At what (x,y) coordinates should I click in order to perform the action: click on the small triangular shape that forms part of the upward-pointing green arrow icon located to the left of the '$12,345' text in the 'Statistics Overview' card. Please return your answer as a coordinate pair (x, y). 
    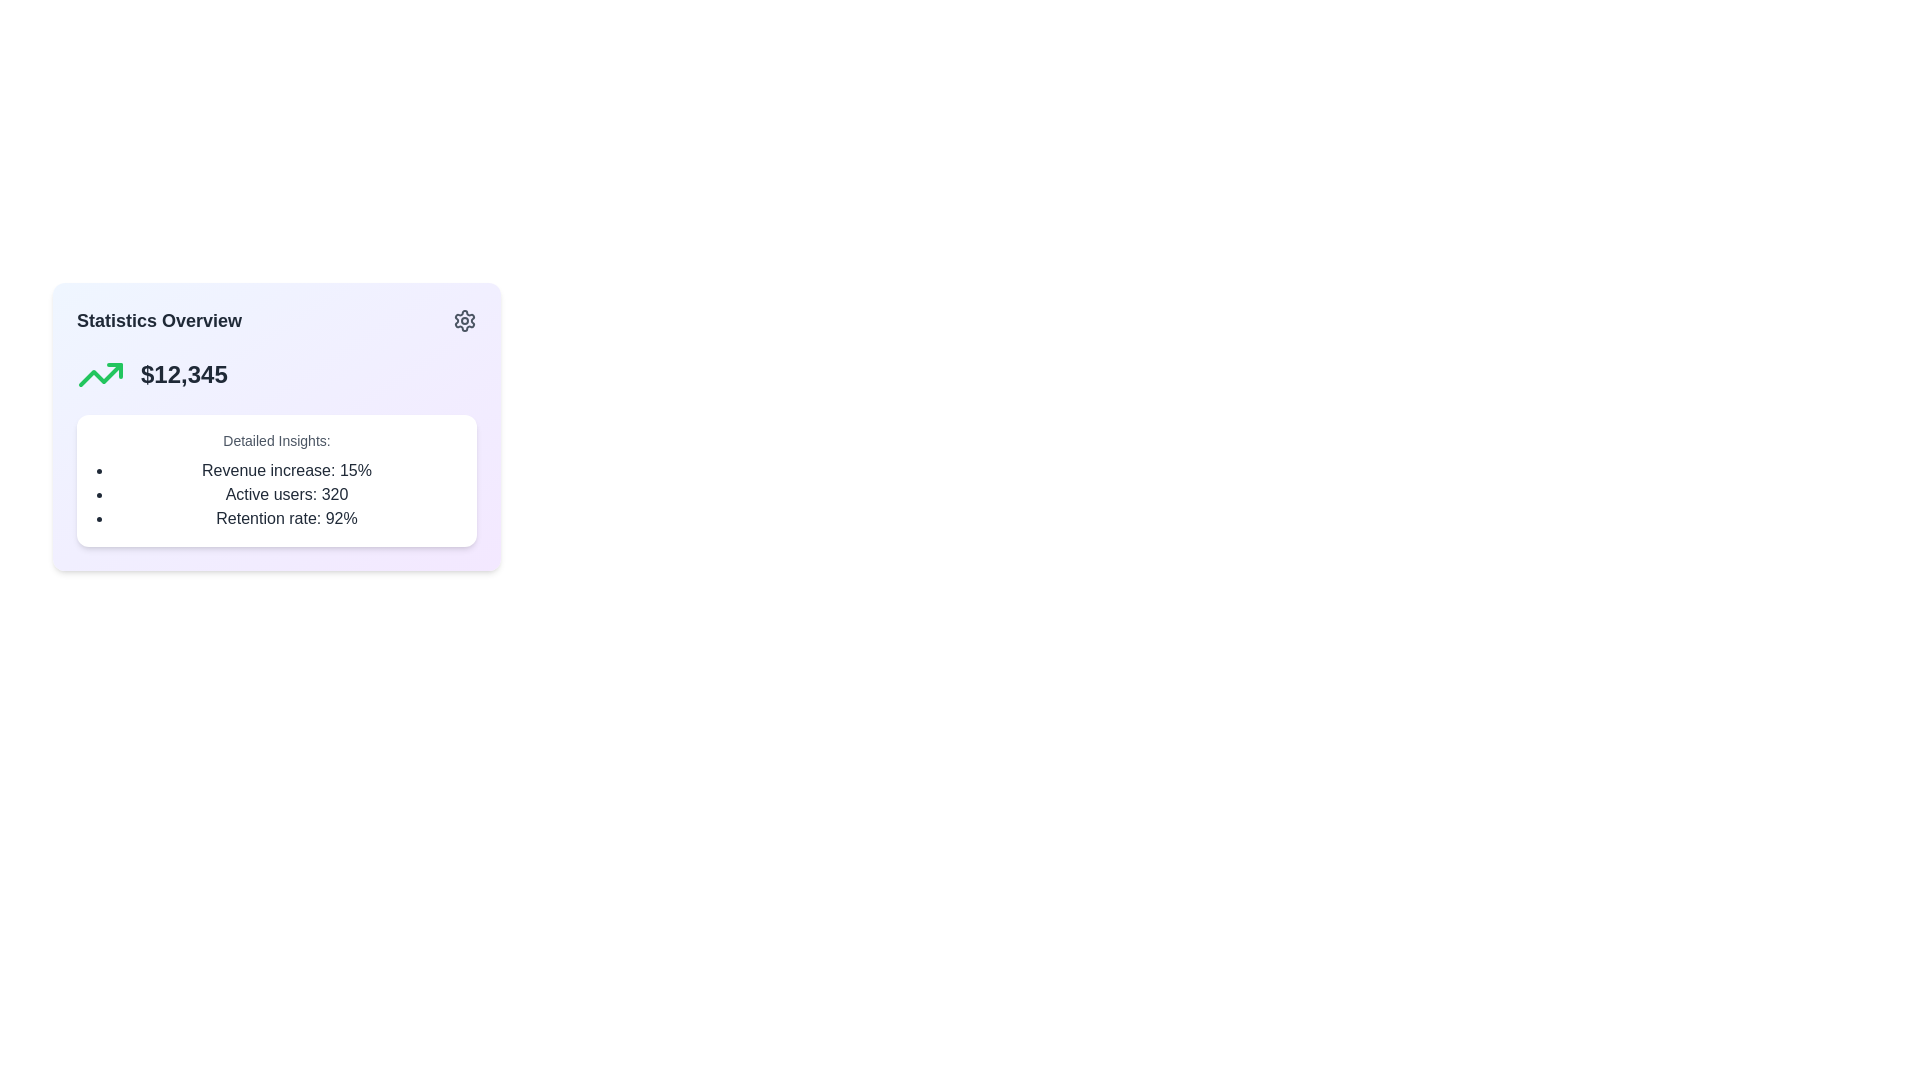
    Looking at the image, I should click on (114, 370).